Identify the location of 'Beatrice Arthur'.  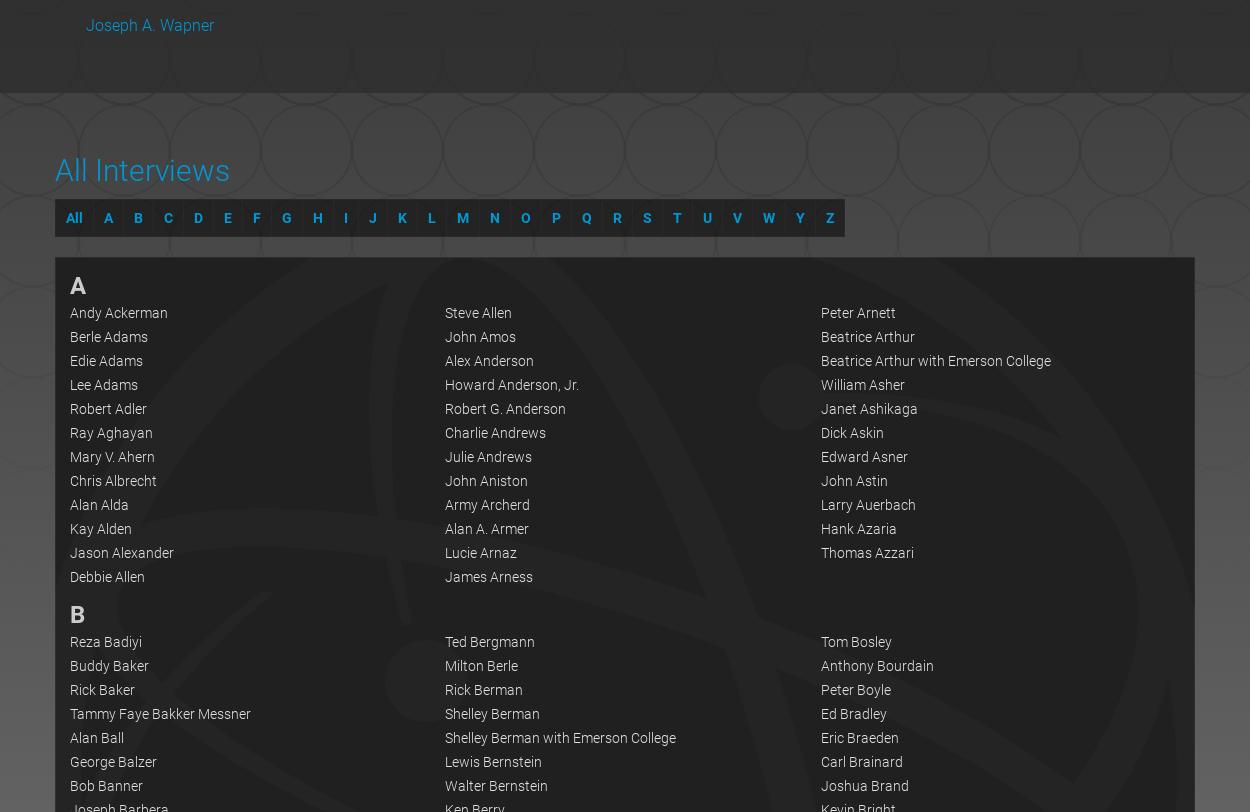
(866, 336).